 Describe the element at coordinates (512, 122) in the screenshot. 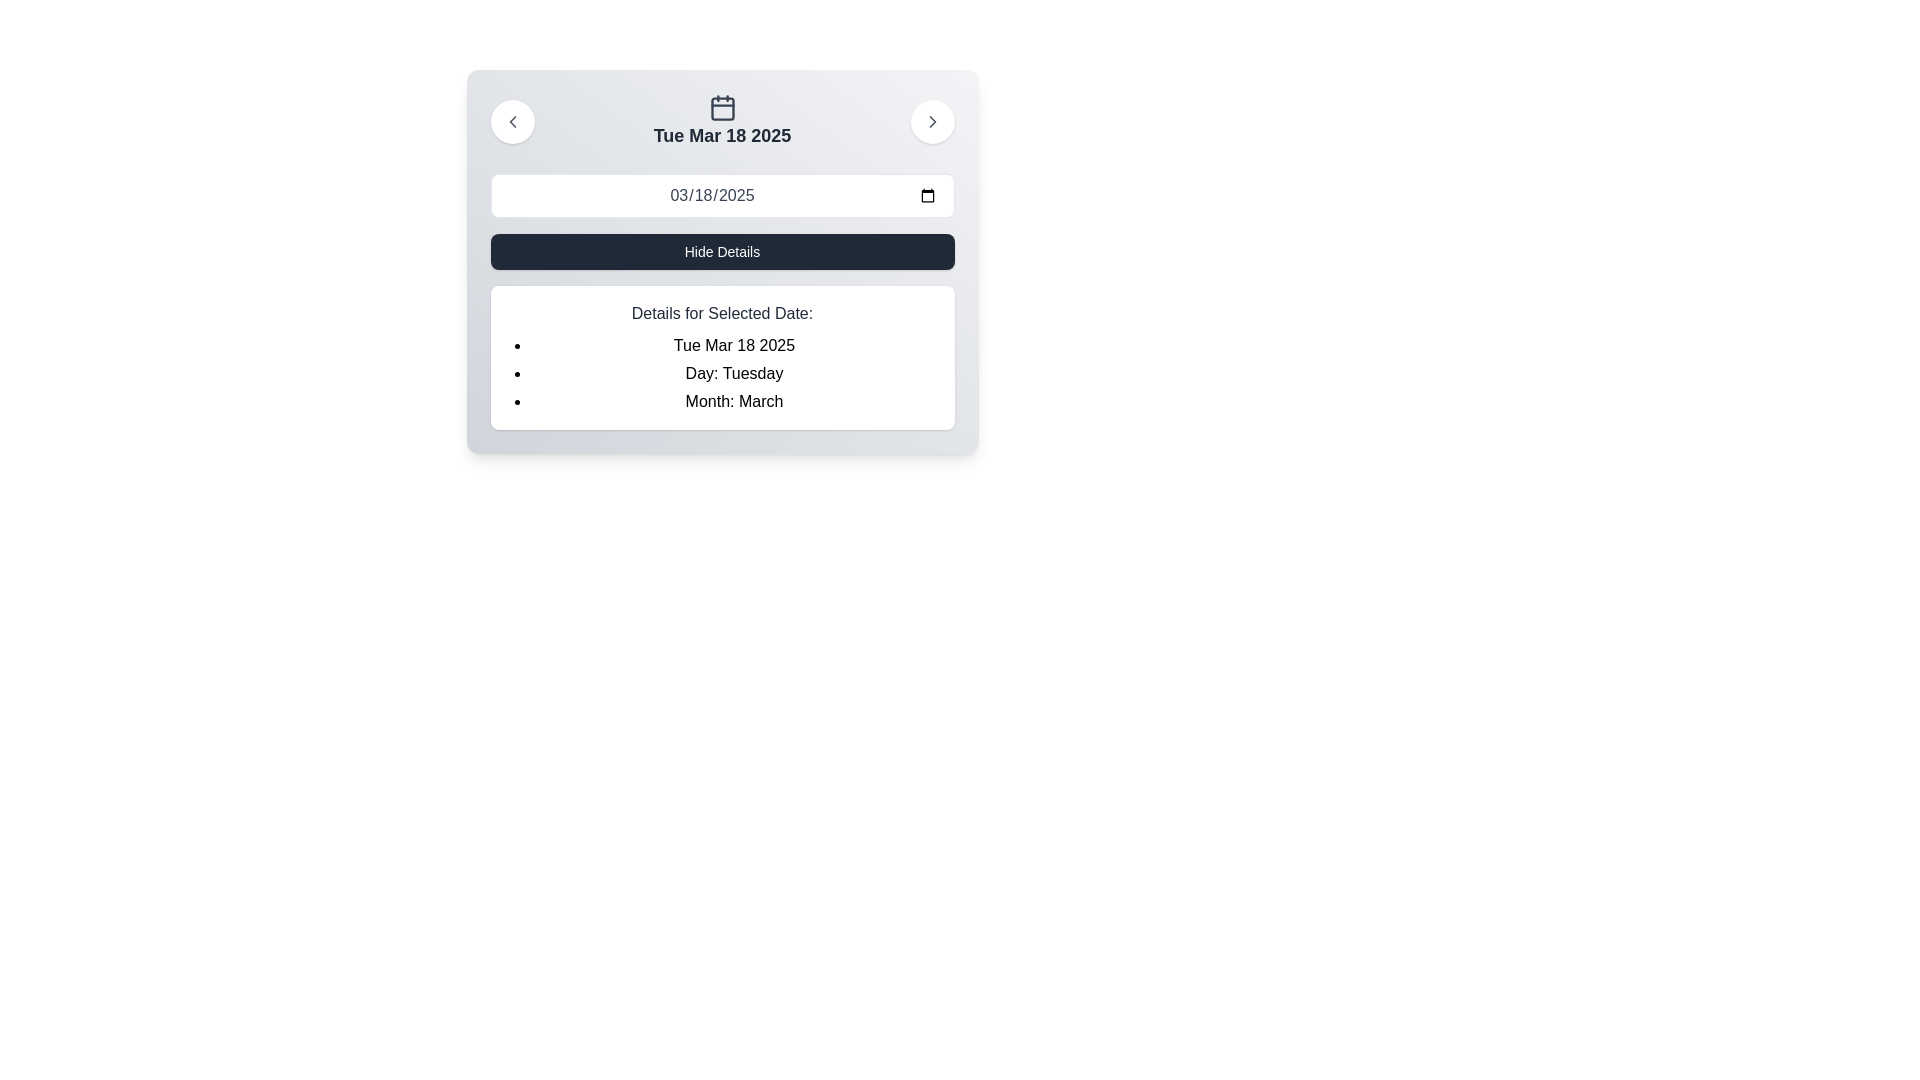

I see `the left-facing chevron icon button, which is prominently positioned in the top-left corner of the interface, to observe the styling changes` at that location.